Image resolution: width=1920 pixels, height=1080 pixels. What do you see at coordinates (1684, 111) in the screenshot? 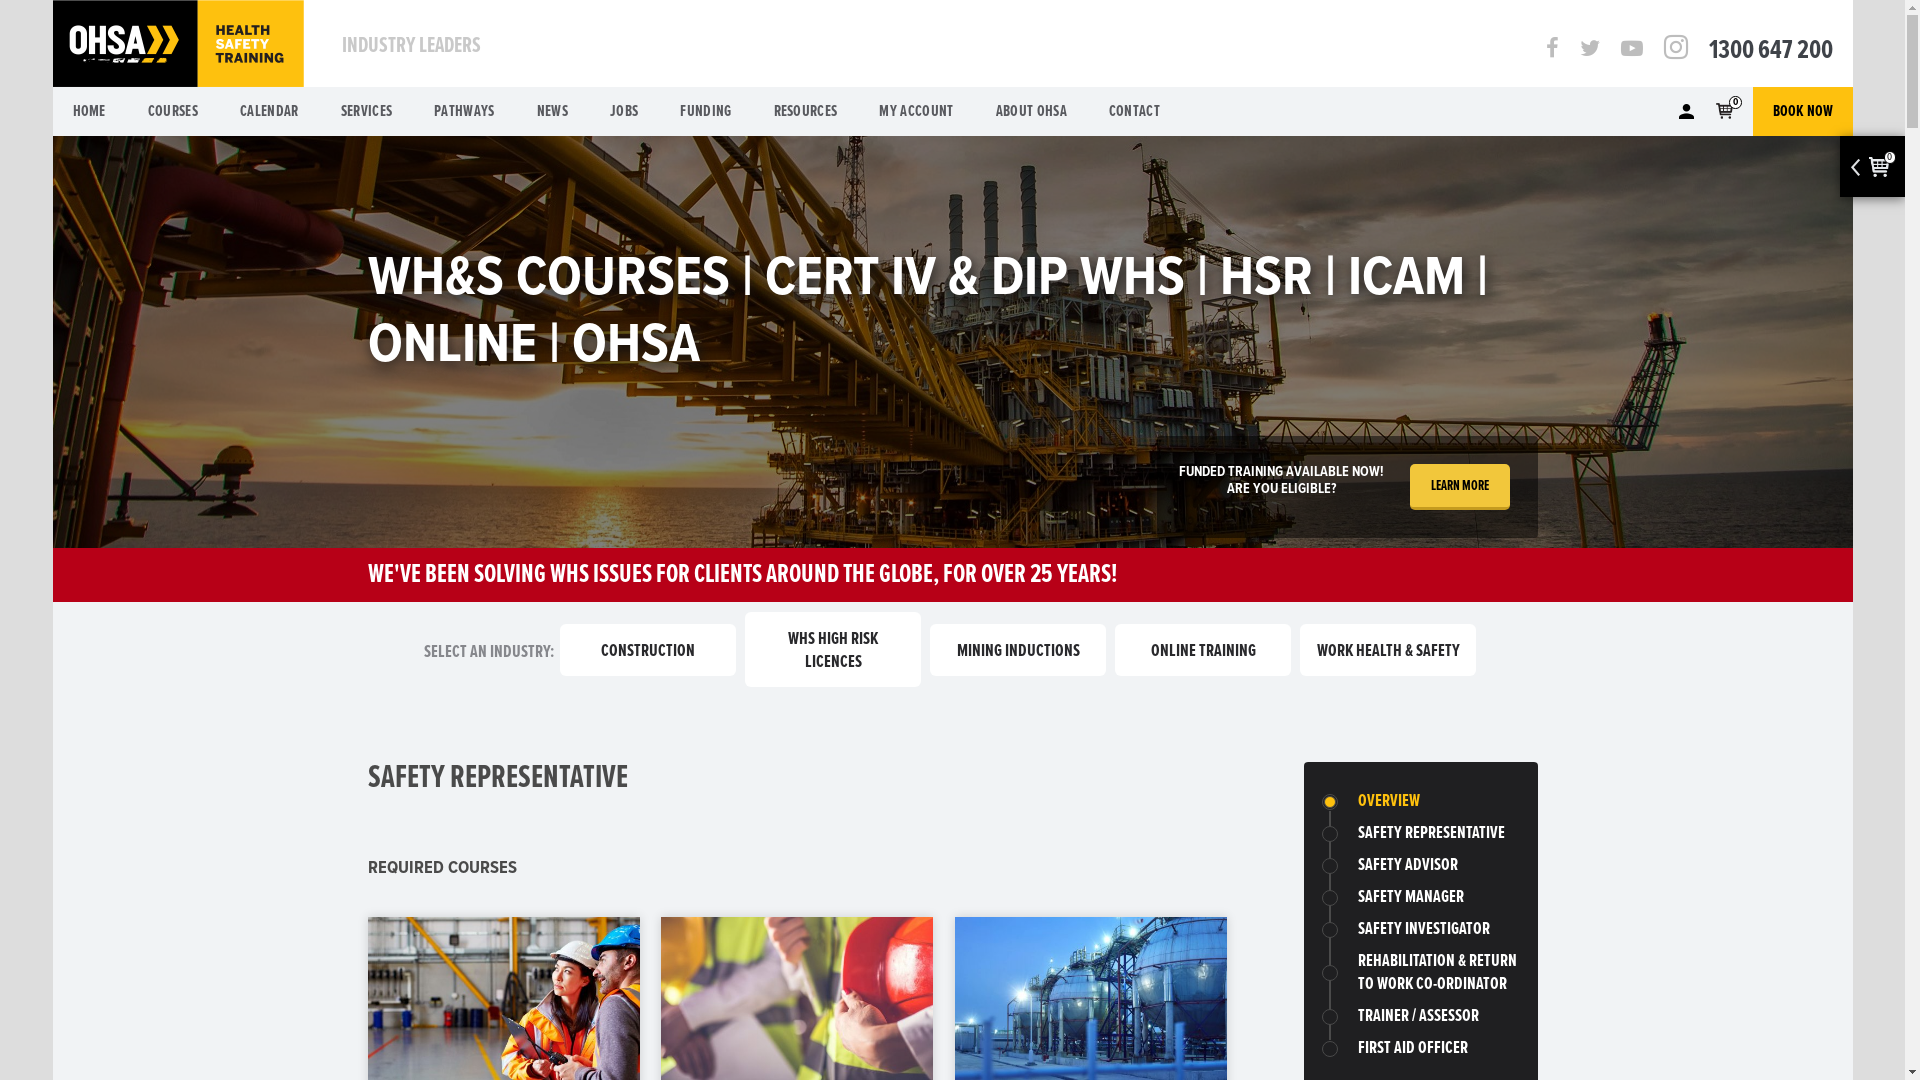
I see `'Member'` at bounding box center [1684, 111].